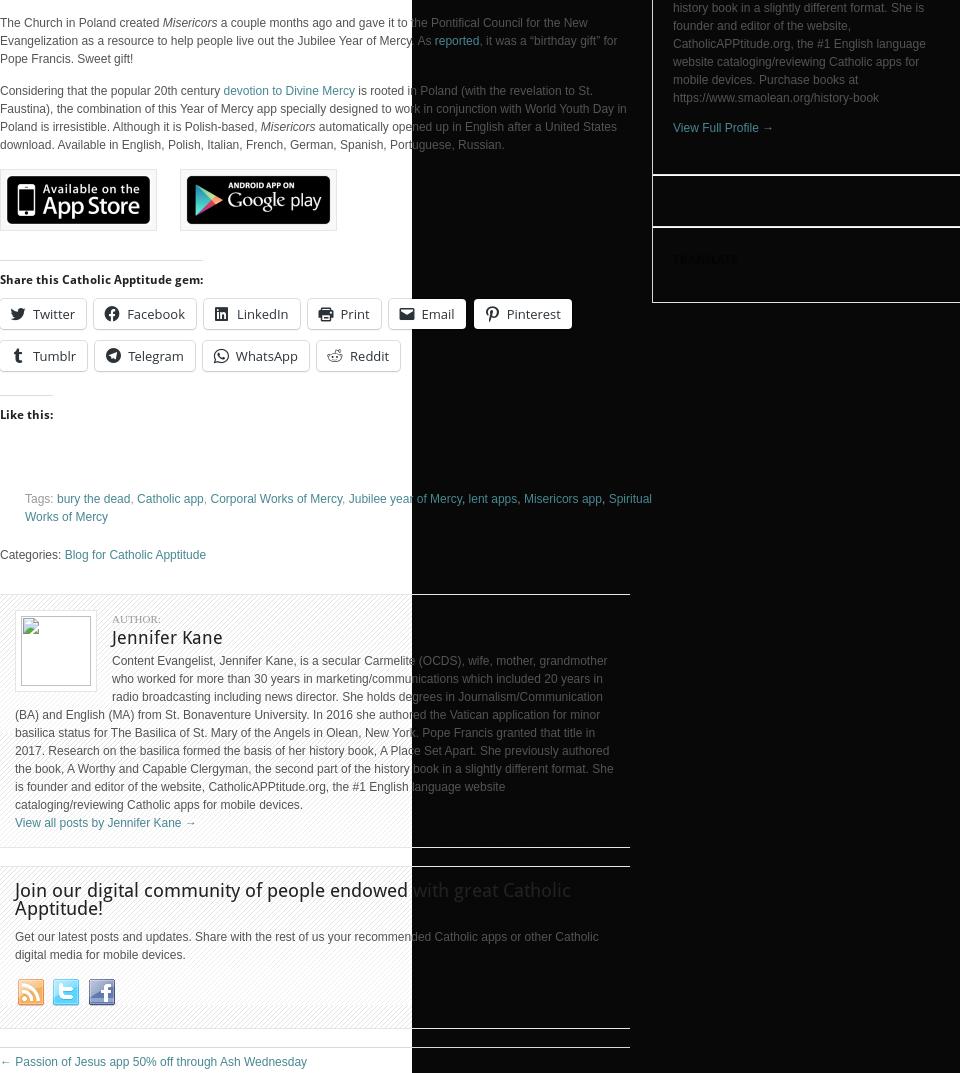  What do you see at coordinates (81, 20) in the screenshot?
I see `'The Church in Poland created'` at bounding box center [81, 20].